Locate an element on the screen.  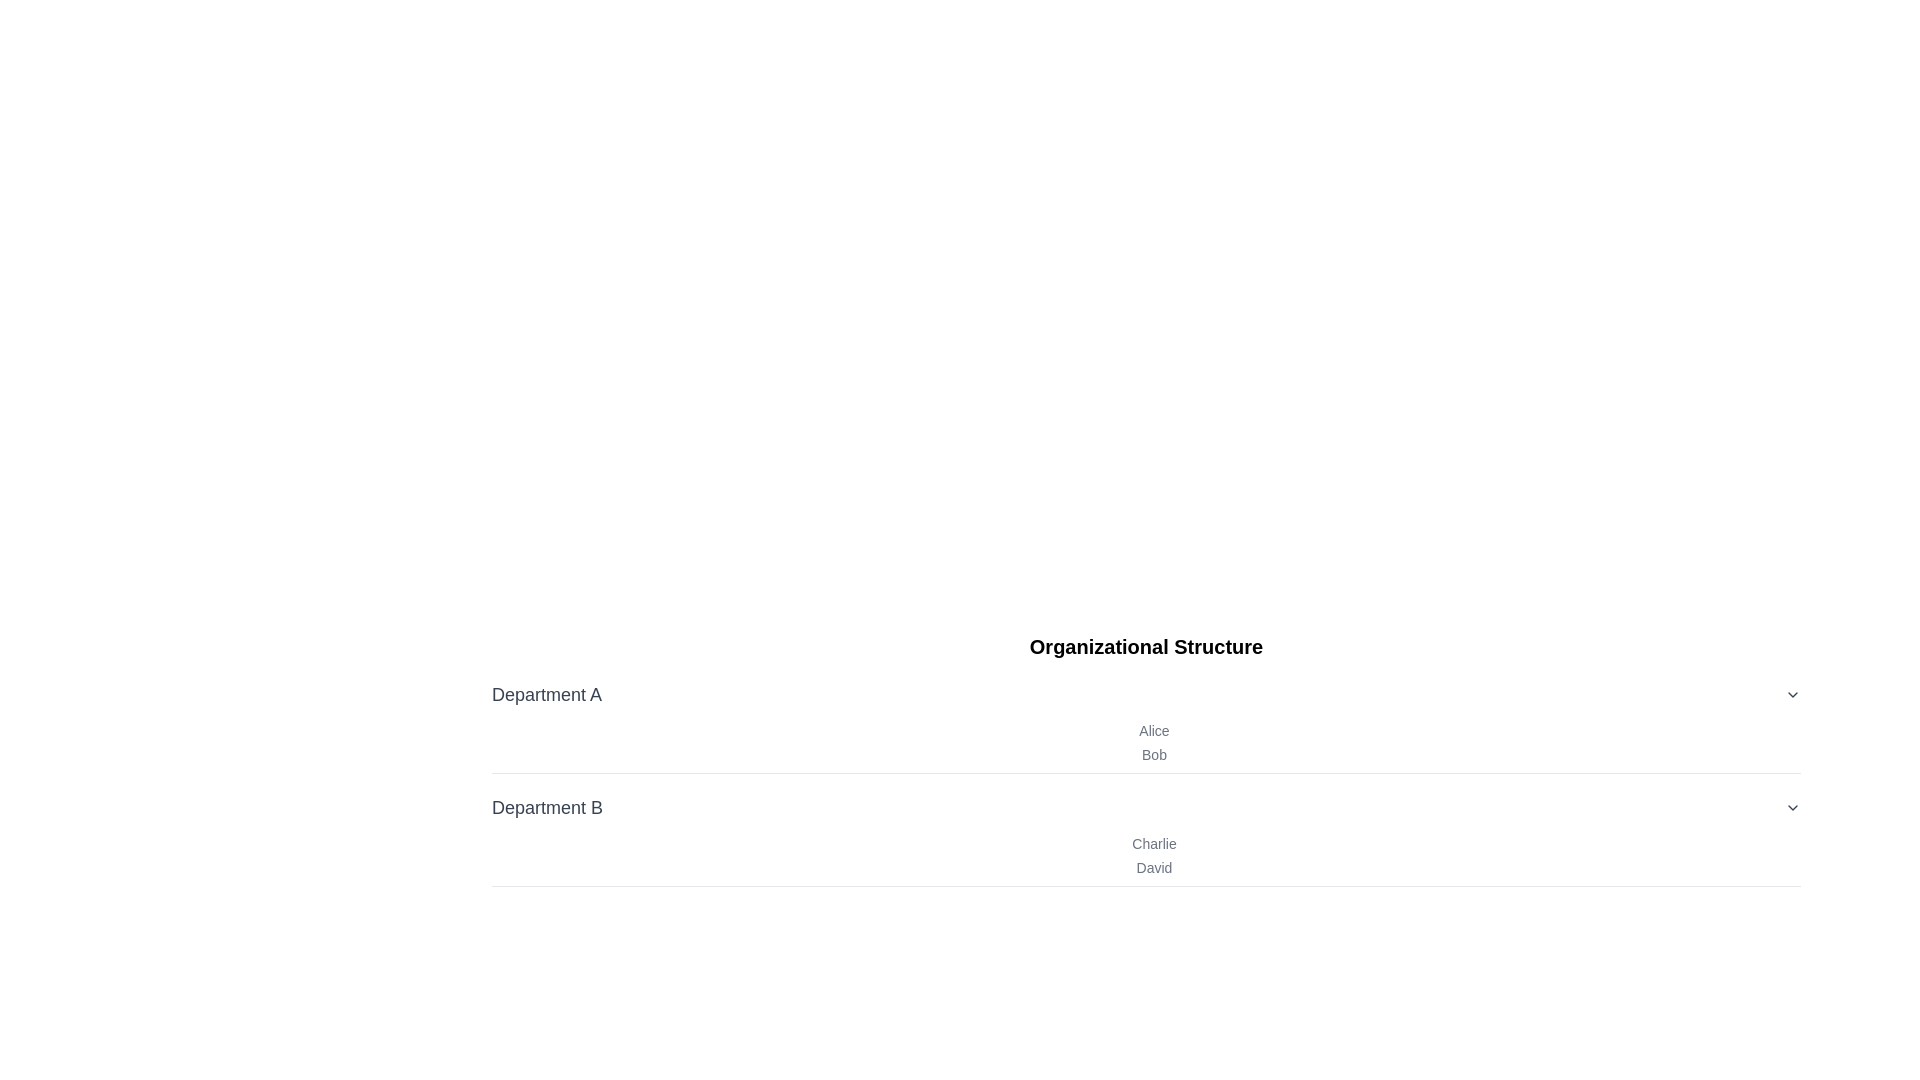
the text block displaying group information for 'Charlie' and 'David' under the heading 'Department B' is located at coordinates (1154, 855).